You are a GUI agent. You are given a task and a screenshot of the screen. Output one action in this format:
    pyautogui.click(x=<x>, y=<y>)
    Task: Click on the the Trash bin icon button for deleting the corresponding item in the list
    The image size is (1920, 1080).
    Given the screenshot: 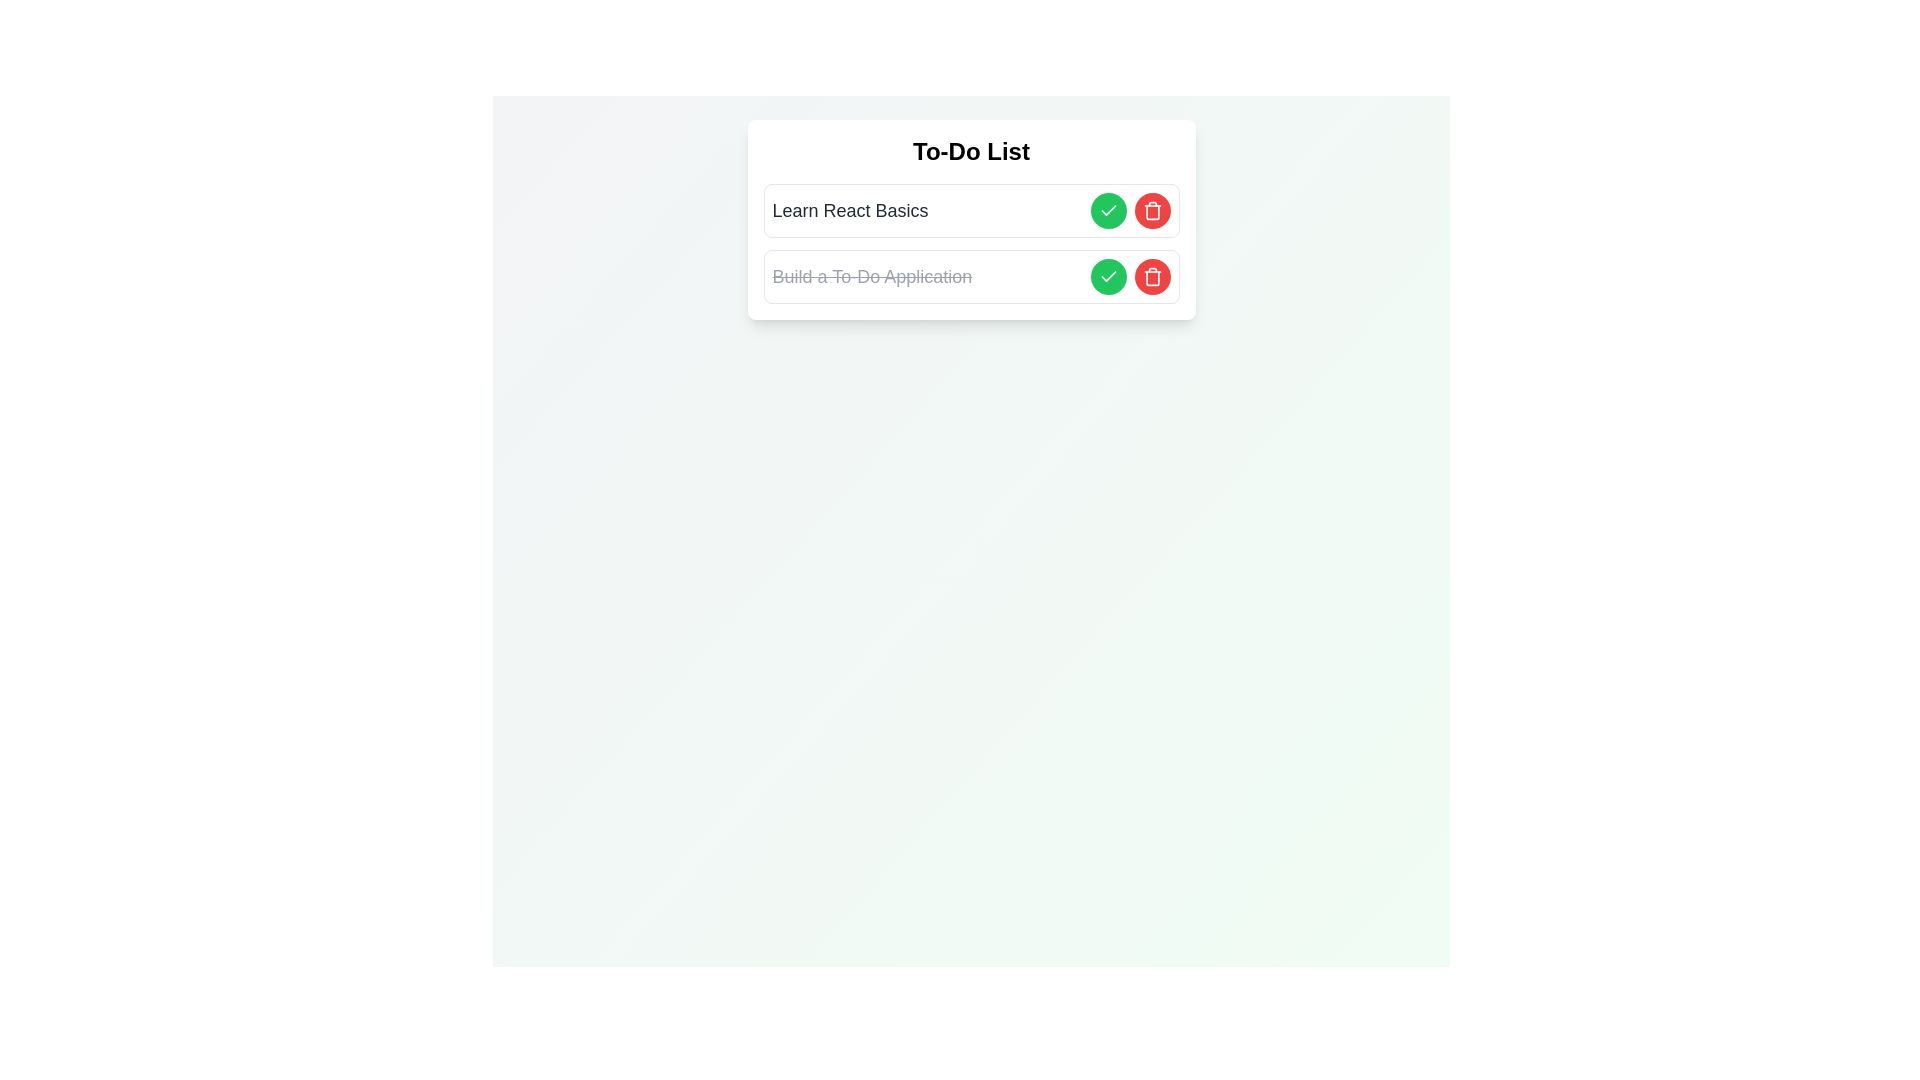 What is the action you would take?
    pyautogui.click(x=1152, y=277)
    